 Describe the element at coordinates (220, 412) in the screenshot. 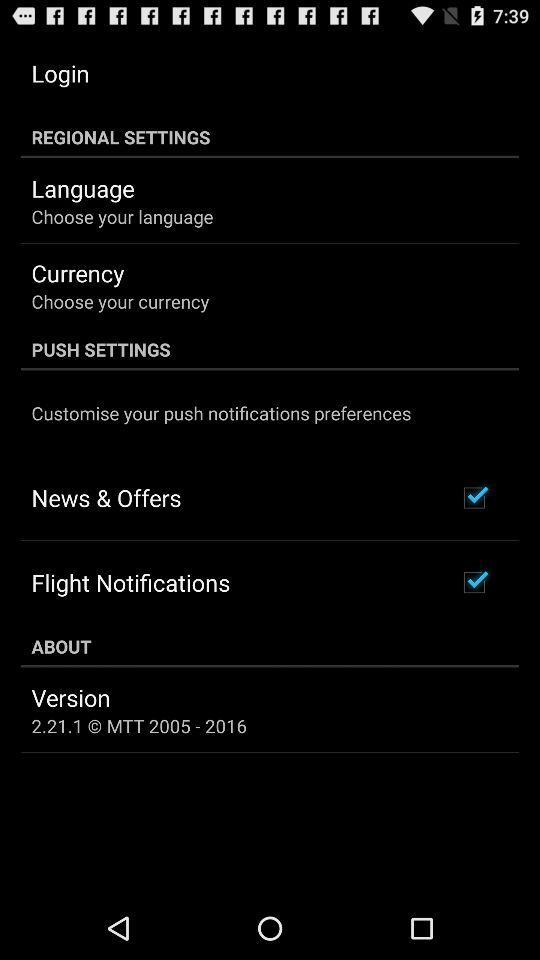

I see `customise your push` at that location.